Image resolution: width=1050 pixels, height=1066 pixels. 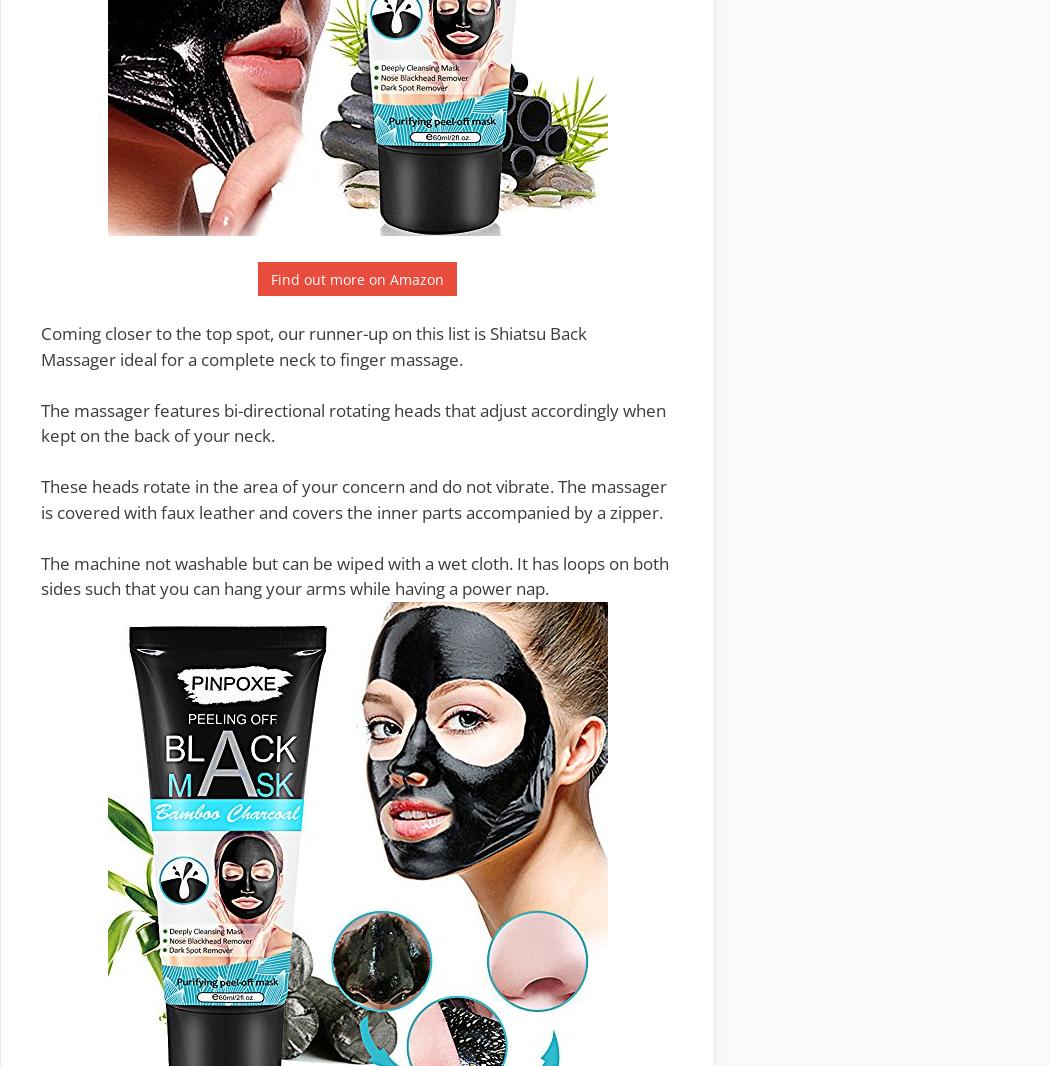 I want to click on 'bi-directional rotating heads', so click(x=330, y=409).